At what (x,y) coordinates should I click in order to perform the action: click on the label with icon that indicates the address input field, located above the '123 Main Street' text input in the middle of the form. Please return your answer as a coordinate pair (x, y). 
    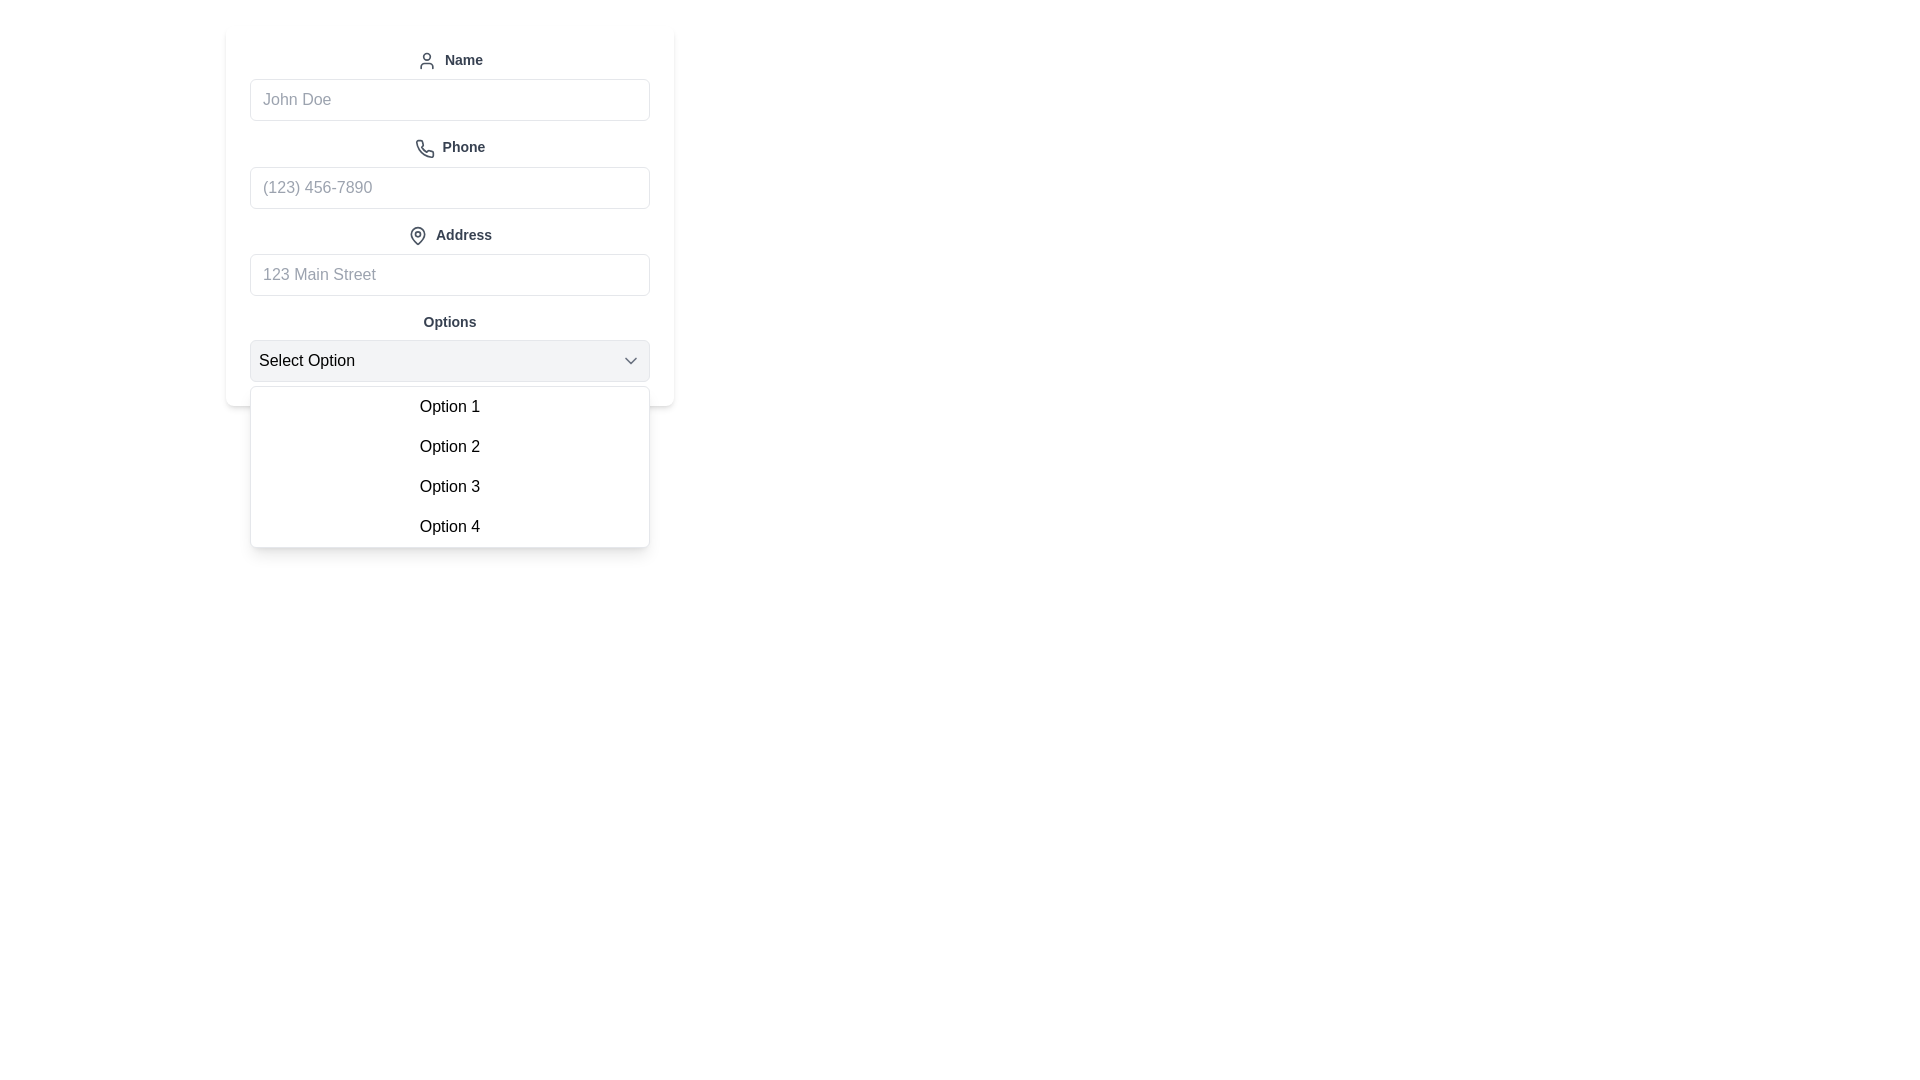
    Looking at the image, I should click on (449, 234).